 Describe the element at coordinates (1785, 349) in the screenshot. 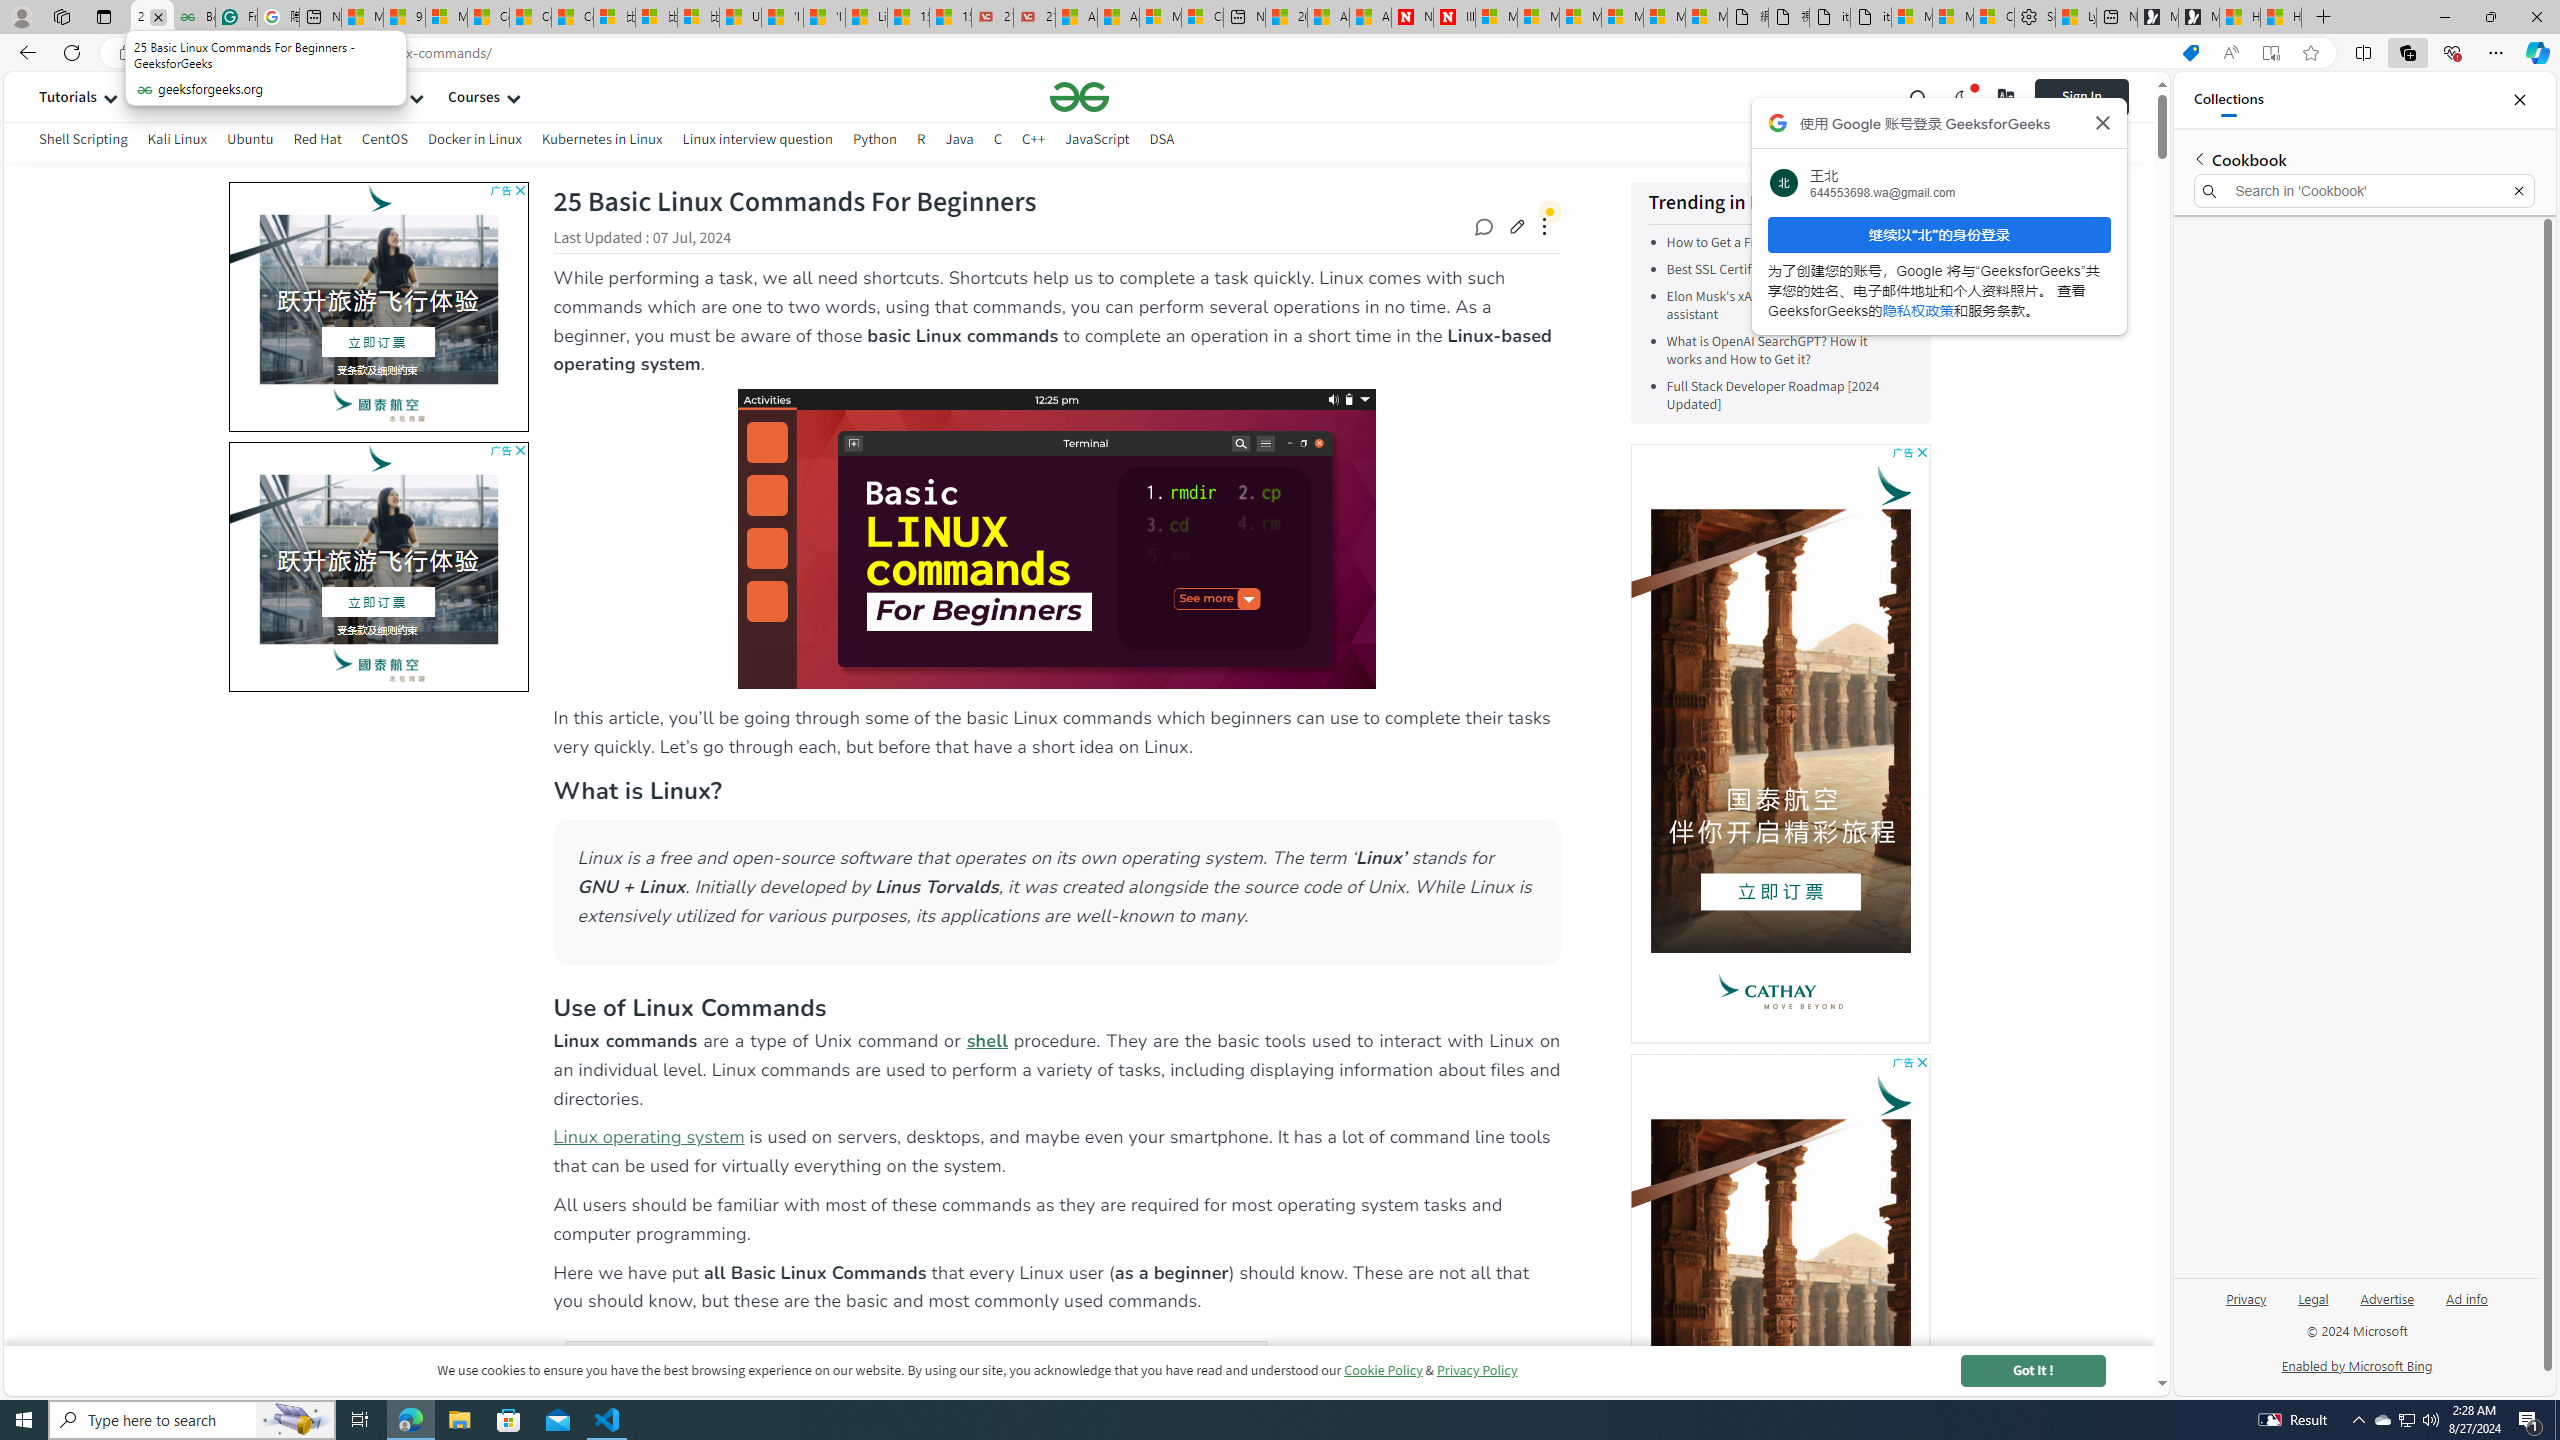

I see `'What is OpenAI SearchGPT? How it works and How to Get it?'` at that location.